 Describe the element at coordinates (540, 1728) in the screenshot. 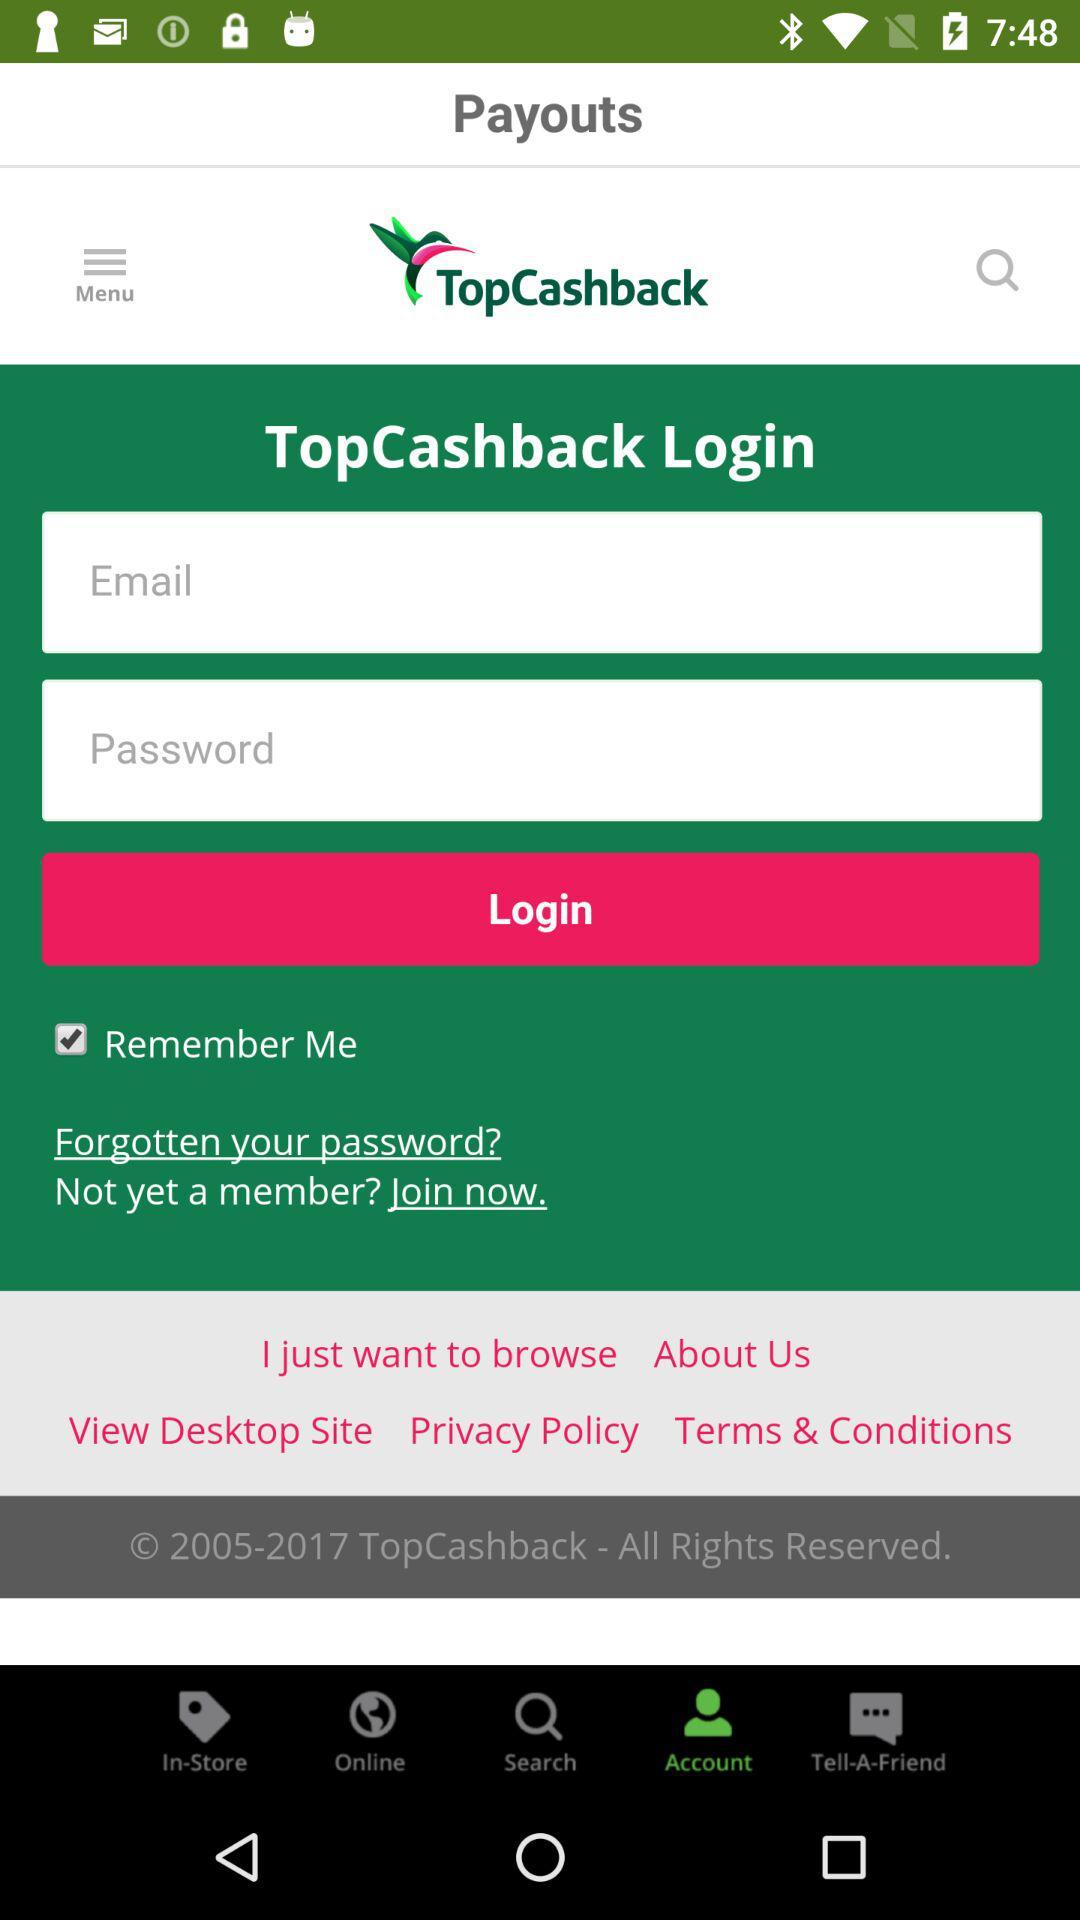

I see `open search bar` at that location.